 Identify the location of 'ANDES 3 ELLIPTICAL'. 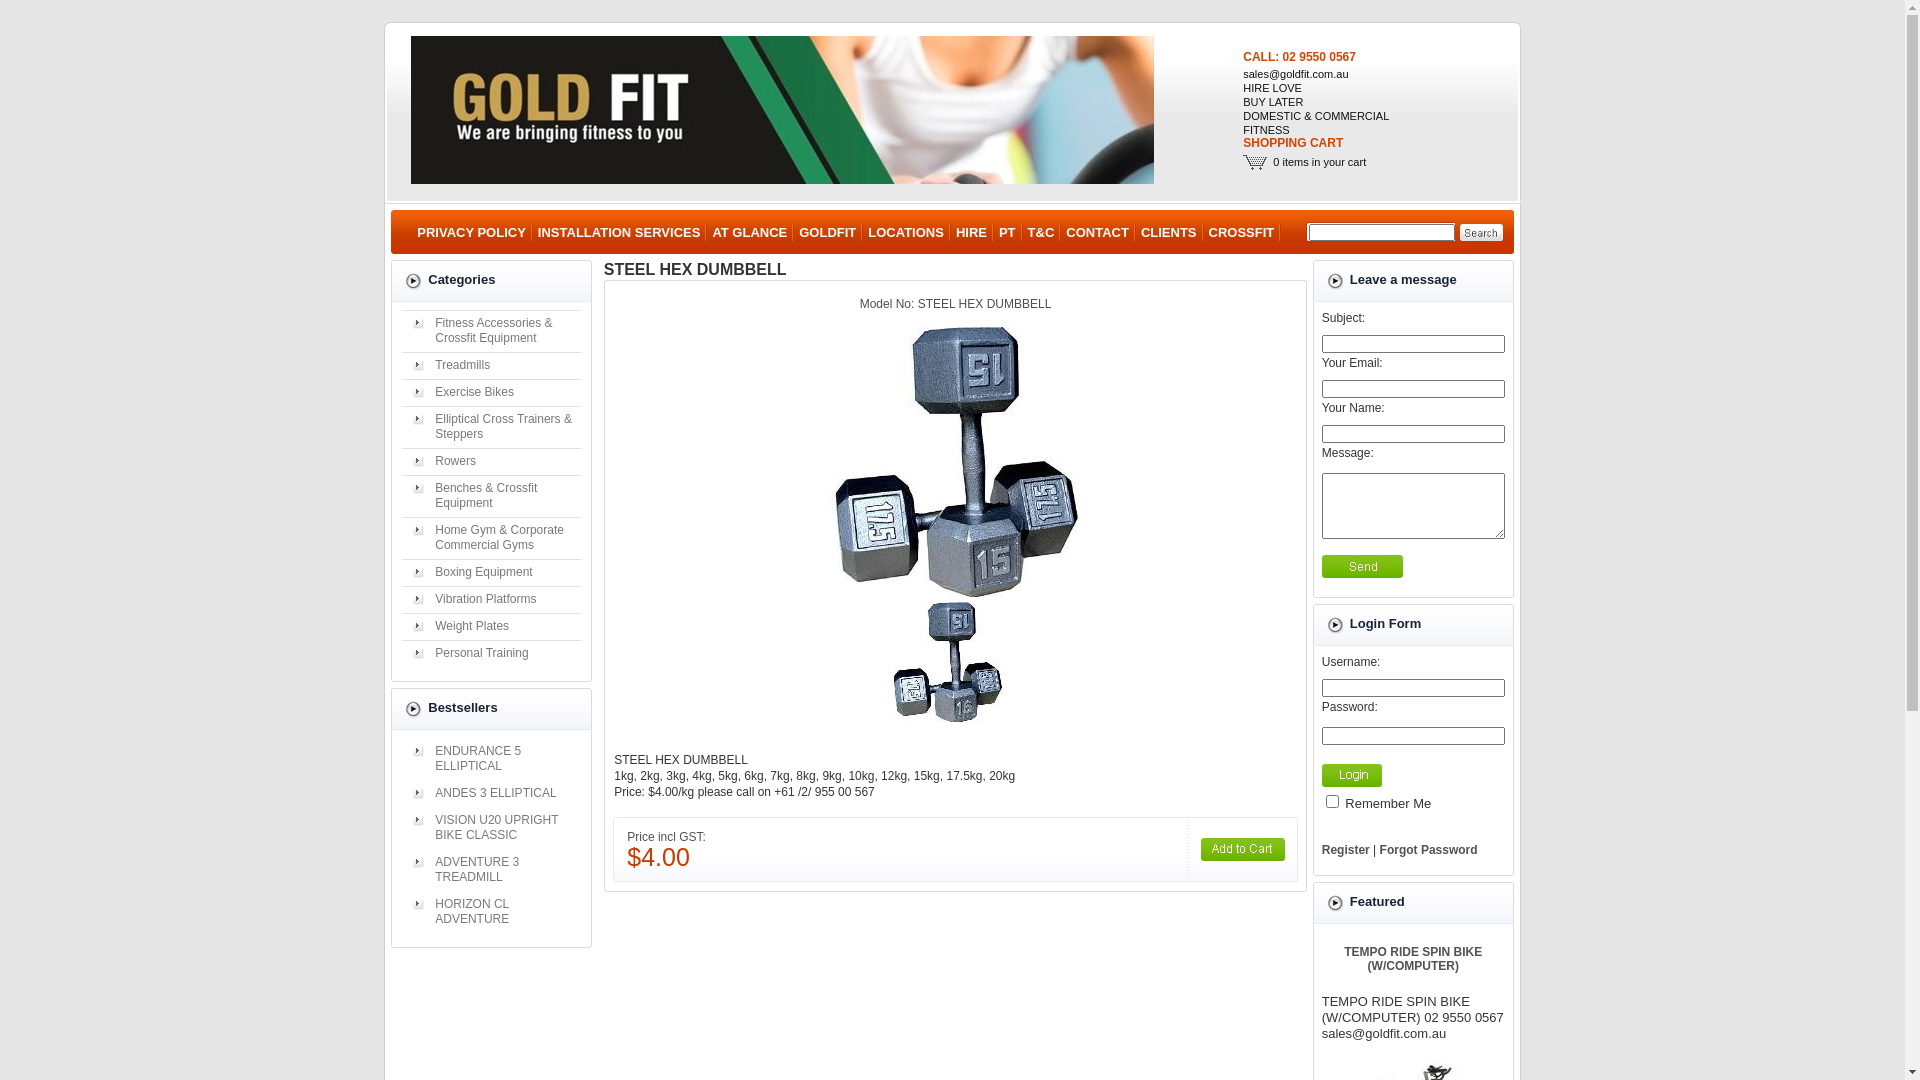
(491, 792).